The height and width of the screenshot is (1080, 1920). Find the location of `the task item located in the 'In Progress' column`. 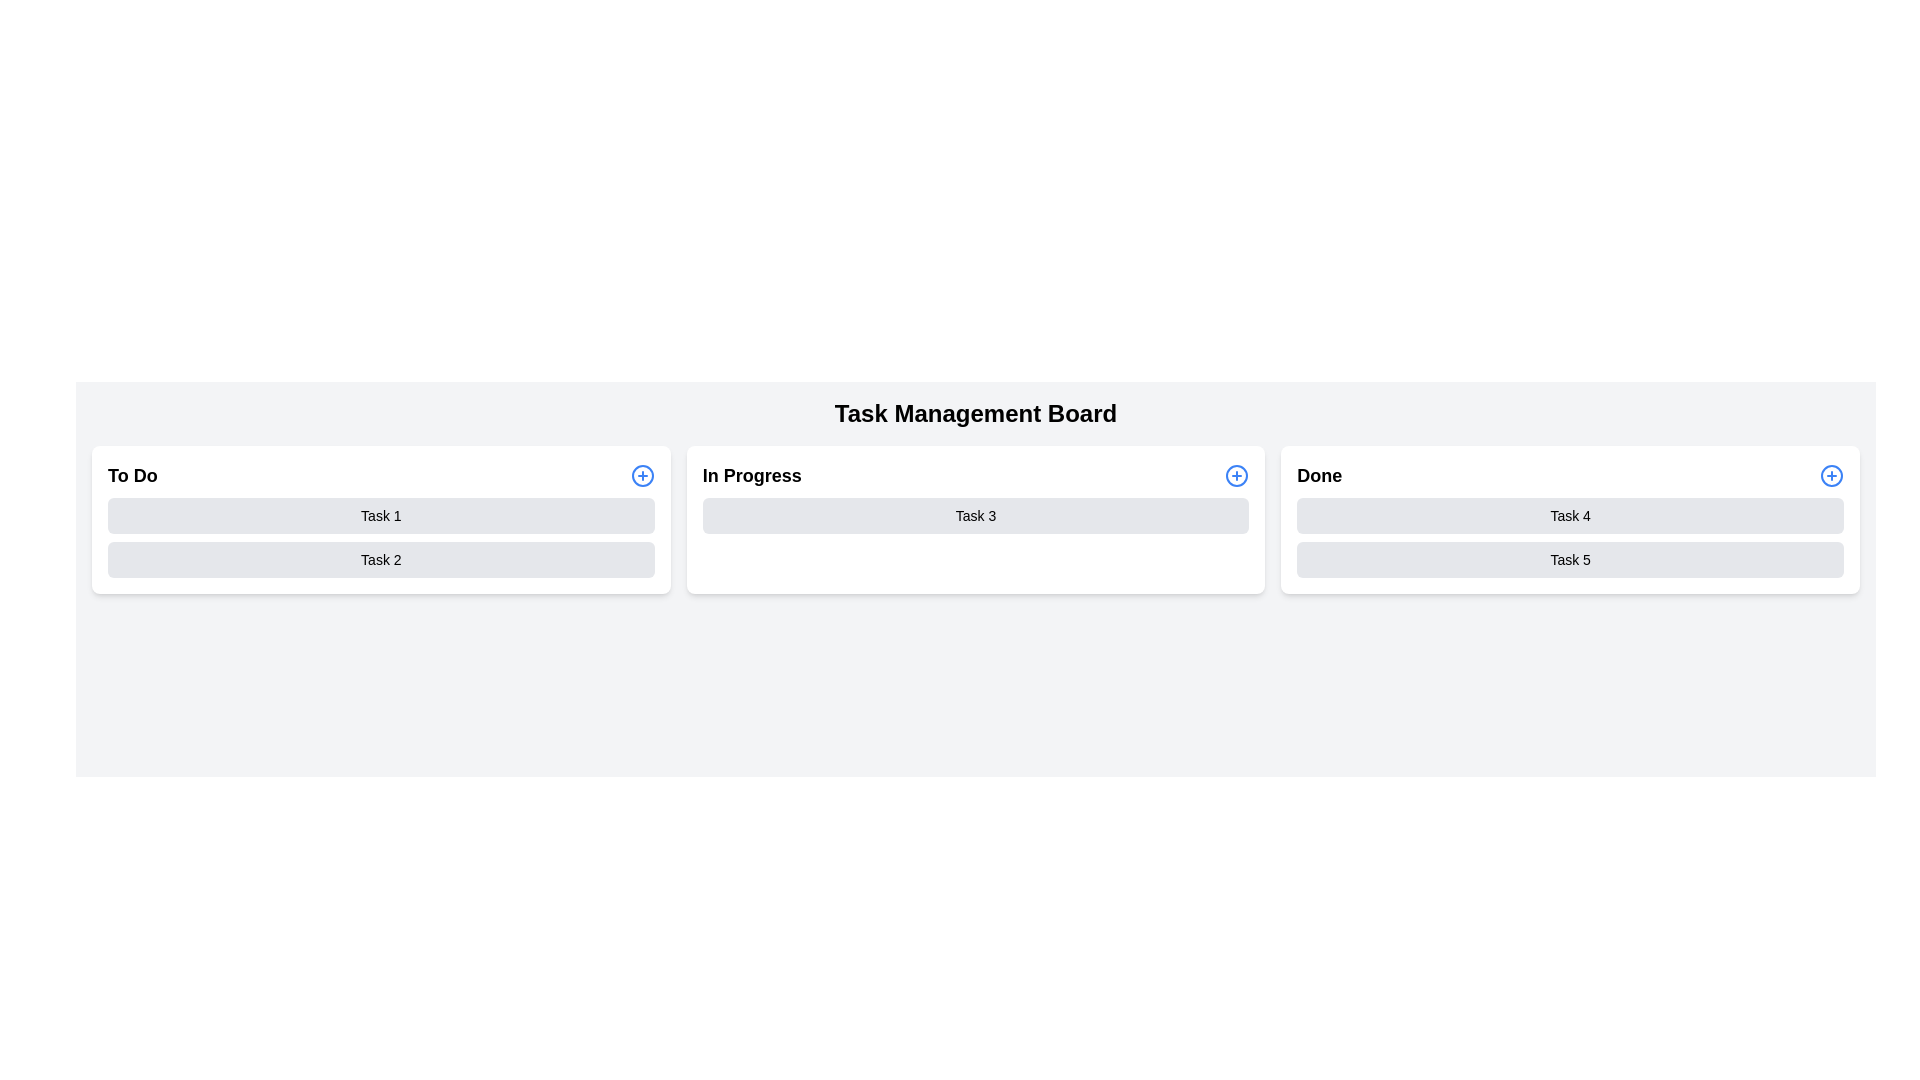

the task item located in the 'In Progress' column is located at coordinates (975, 519).